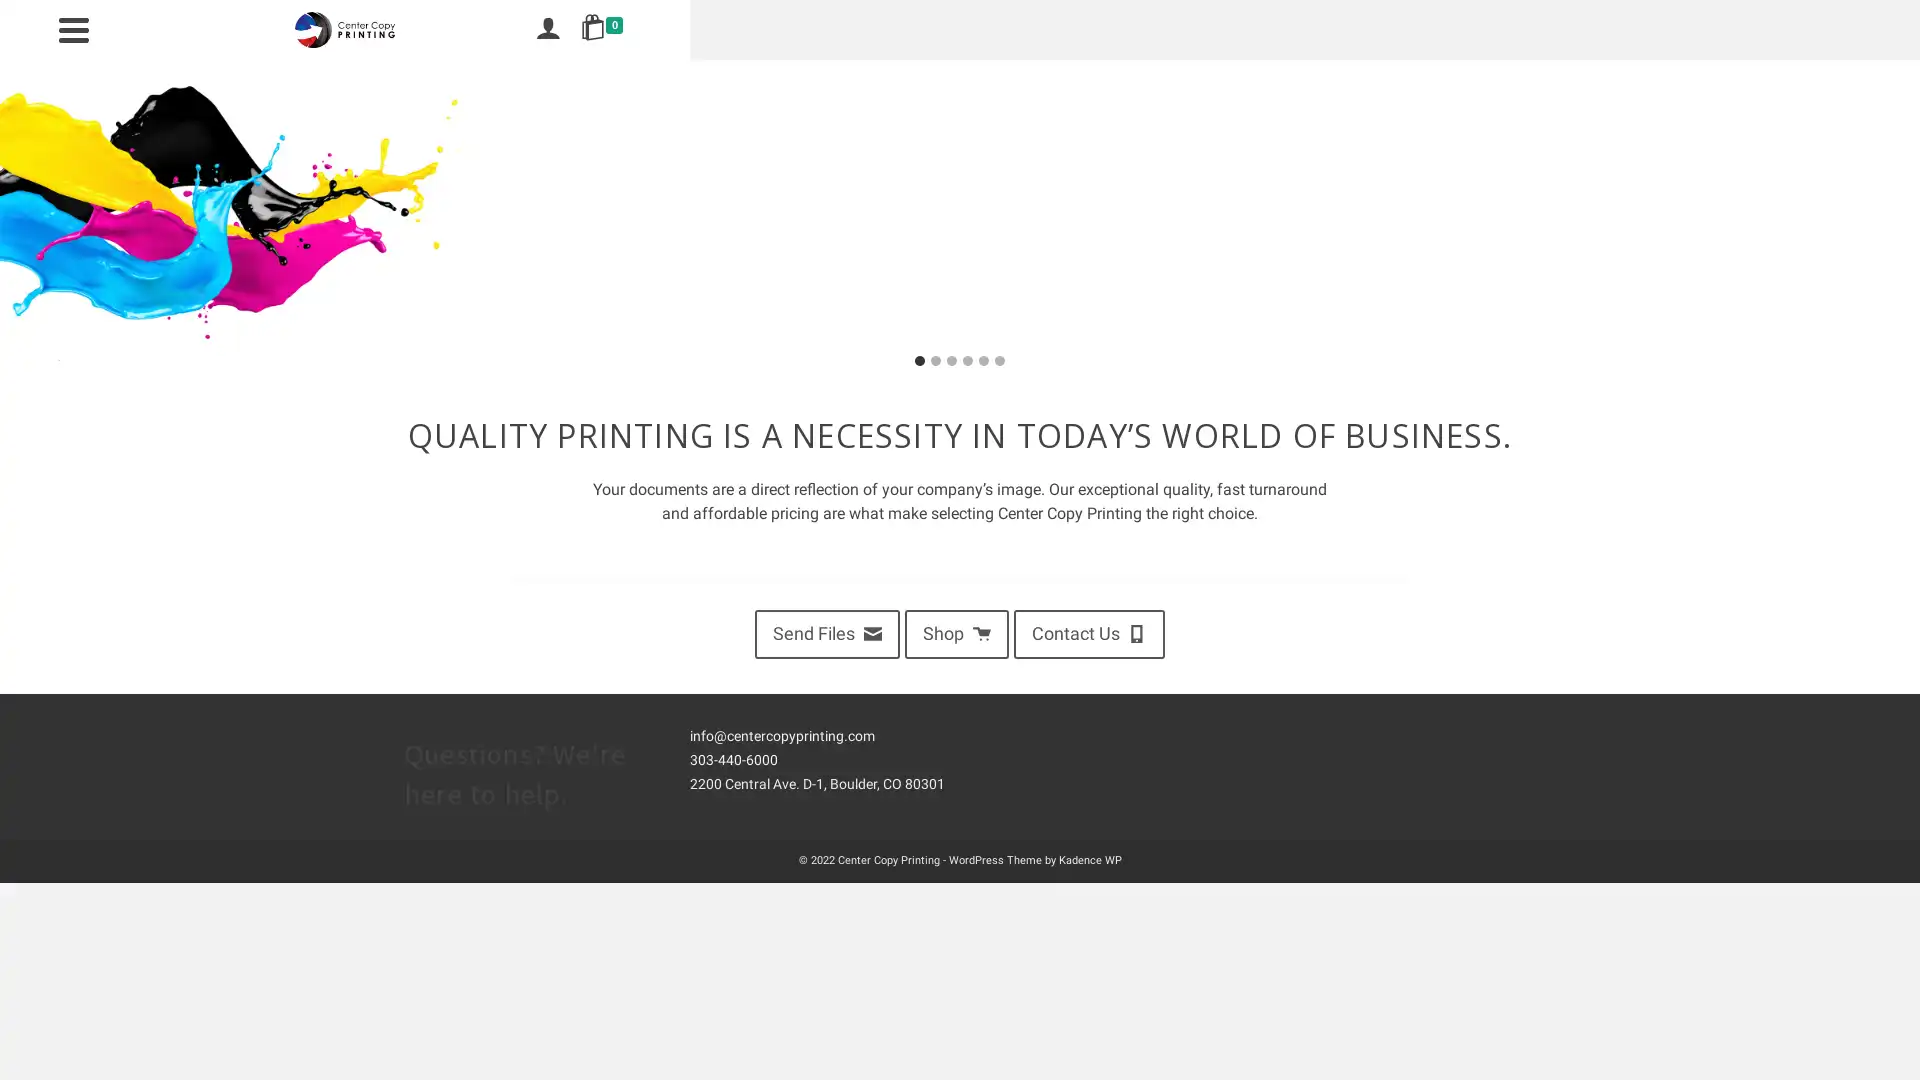 The height and width of the screenshot is (1080, 1920). What do you see at coordinates (967, 489) in the screenshot?
I see `Go to slide 4` at bounding box center [967, 489].